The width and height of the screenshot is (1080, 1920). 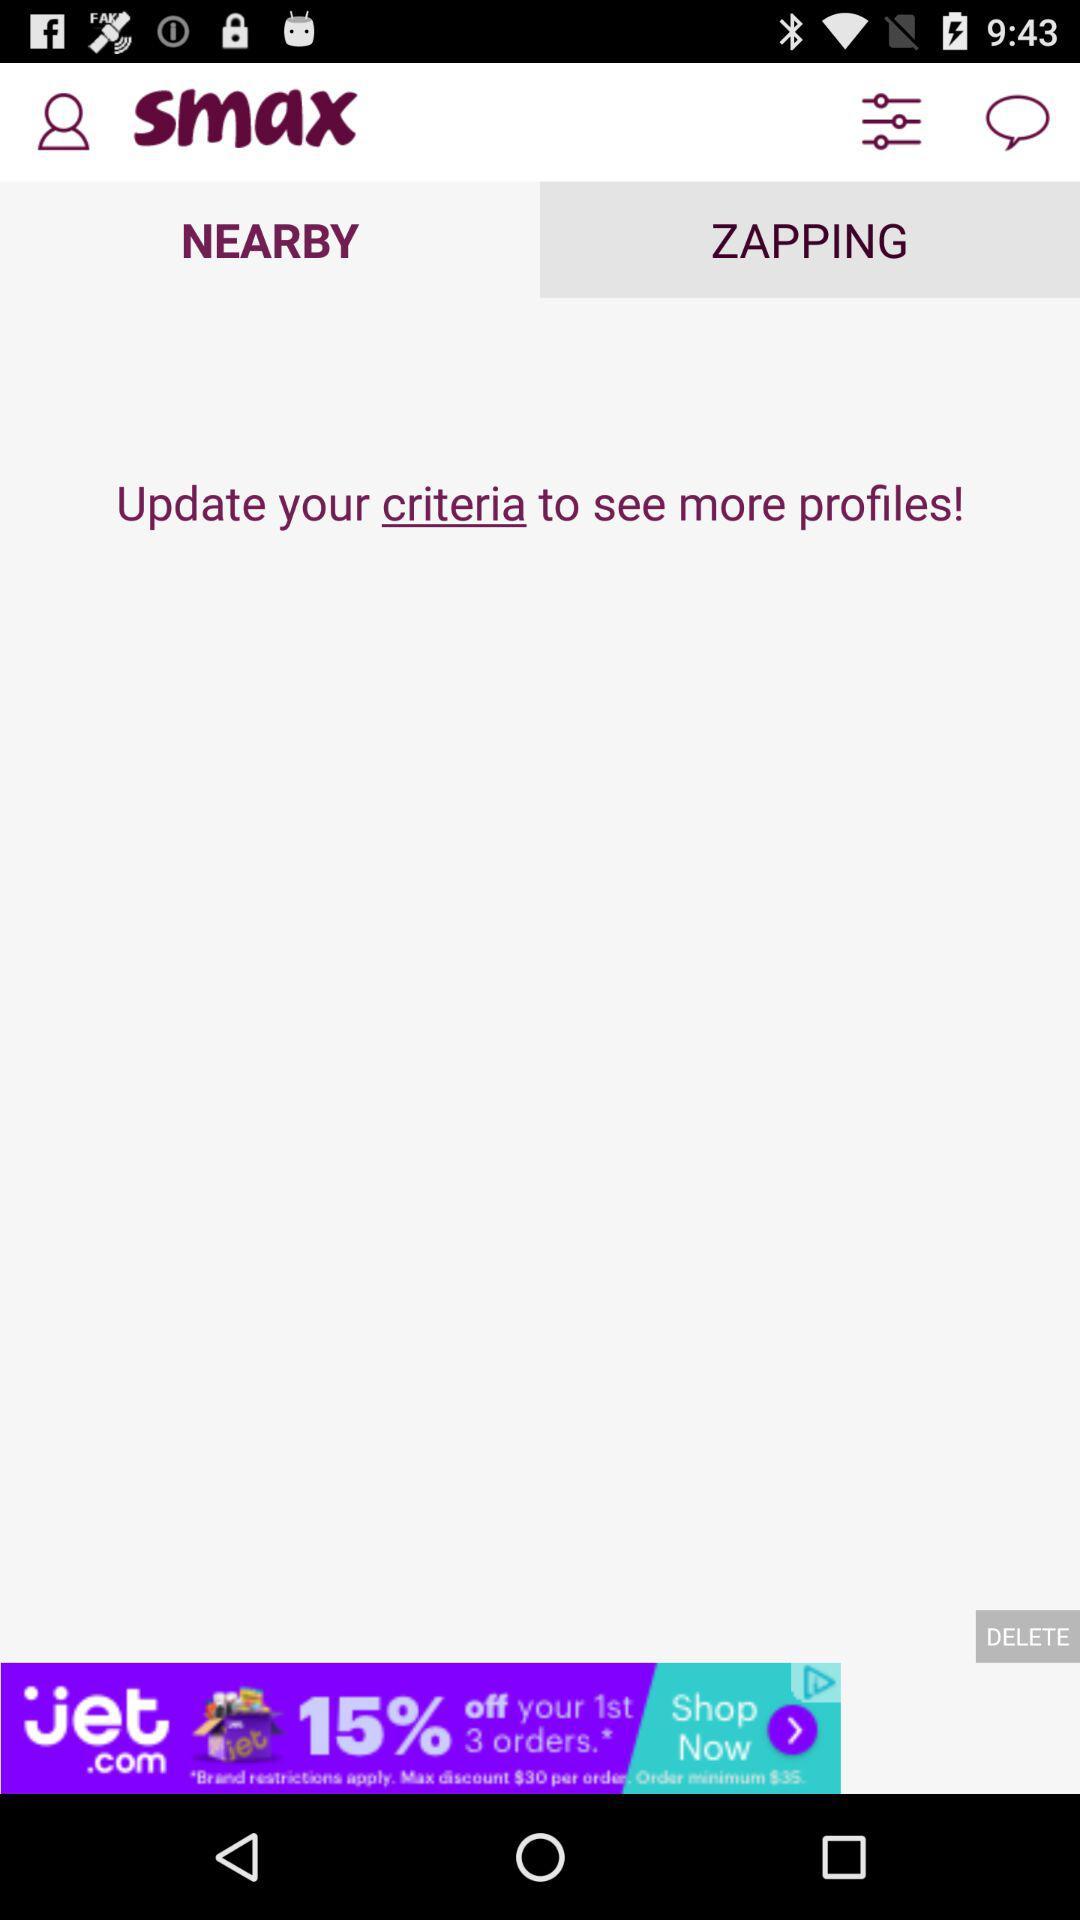 What do you see at coordinates (61, 129) in the screenshot?
I see `the avatar icon` at bounding box center [61, 129].